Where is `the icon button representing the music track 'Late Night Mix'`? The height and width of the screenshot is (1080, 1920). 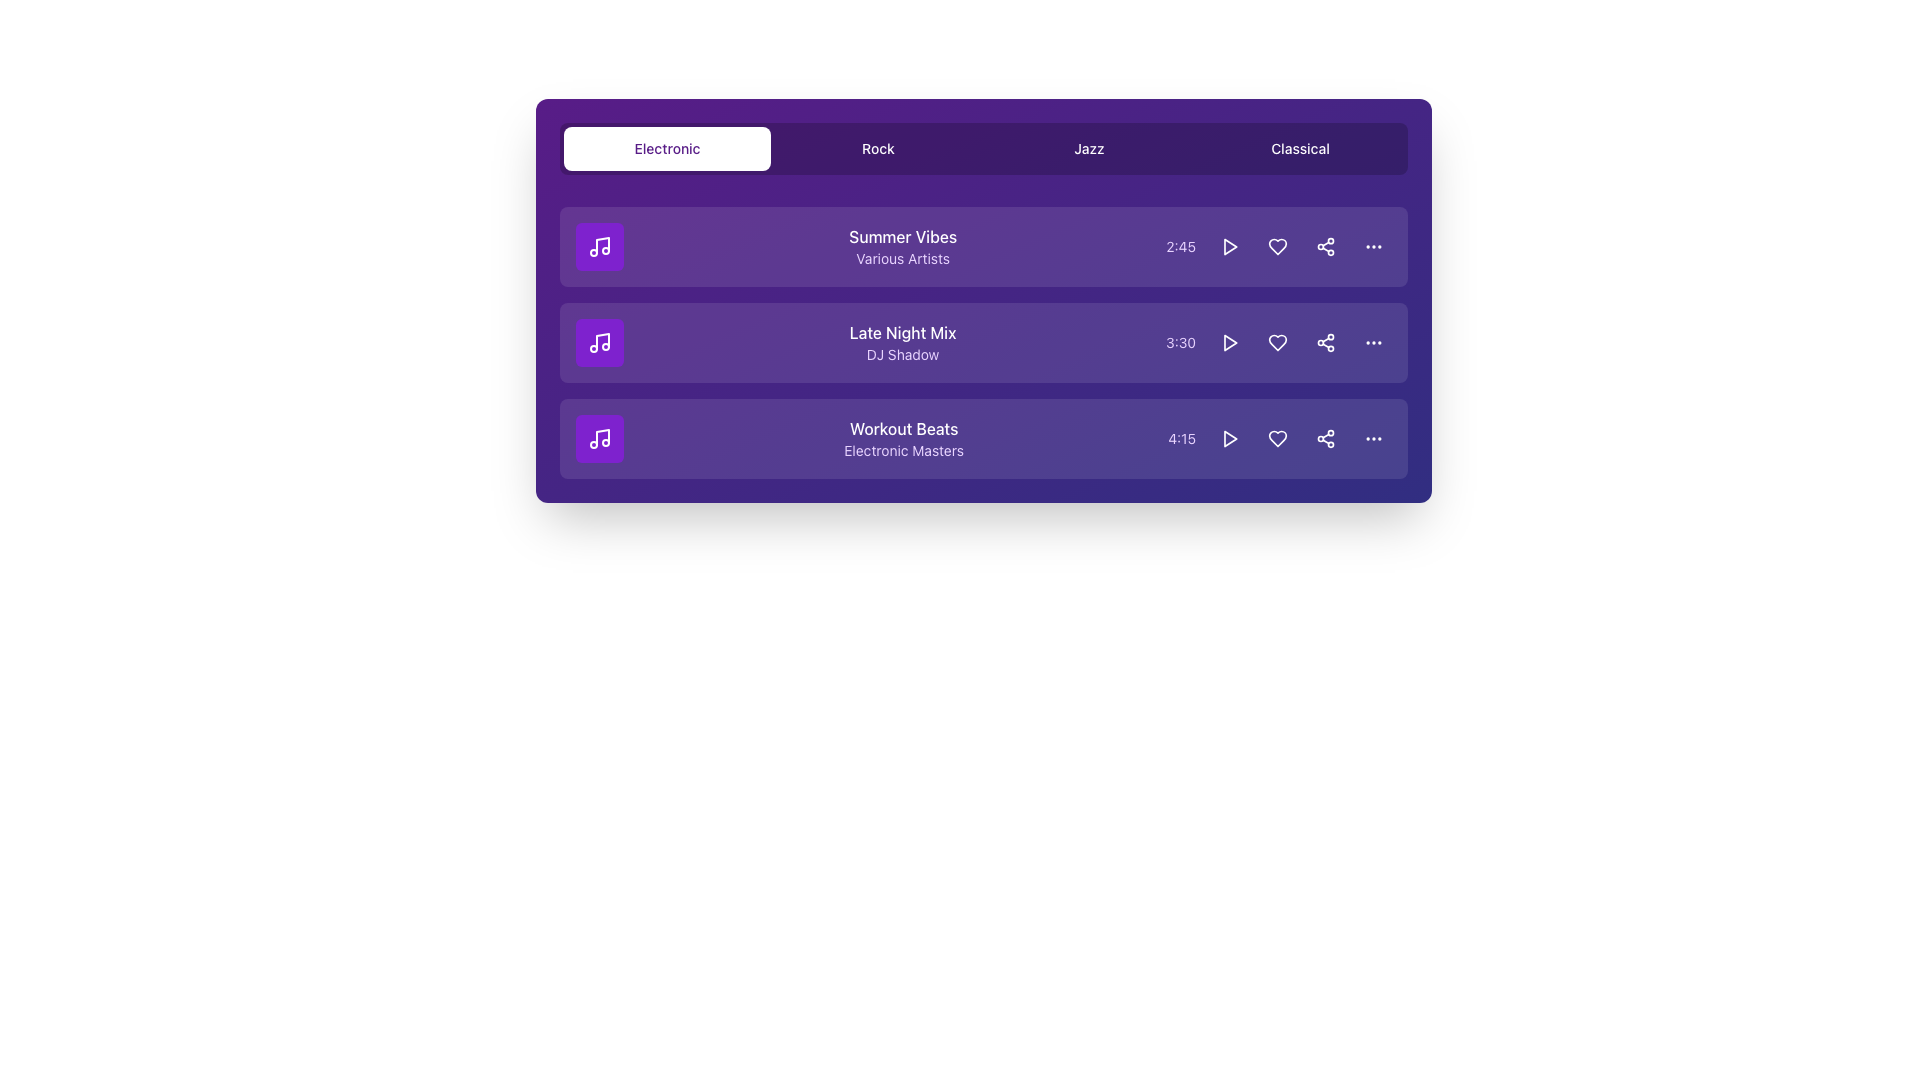 the icon button representing the music track 'Late Night Mix' is located at coordinates (599, 342).